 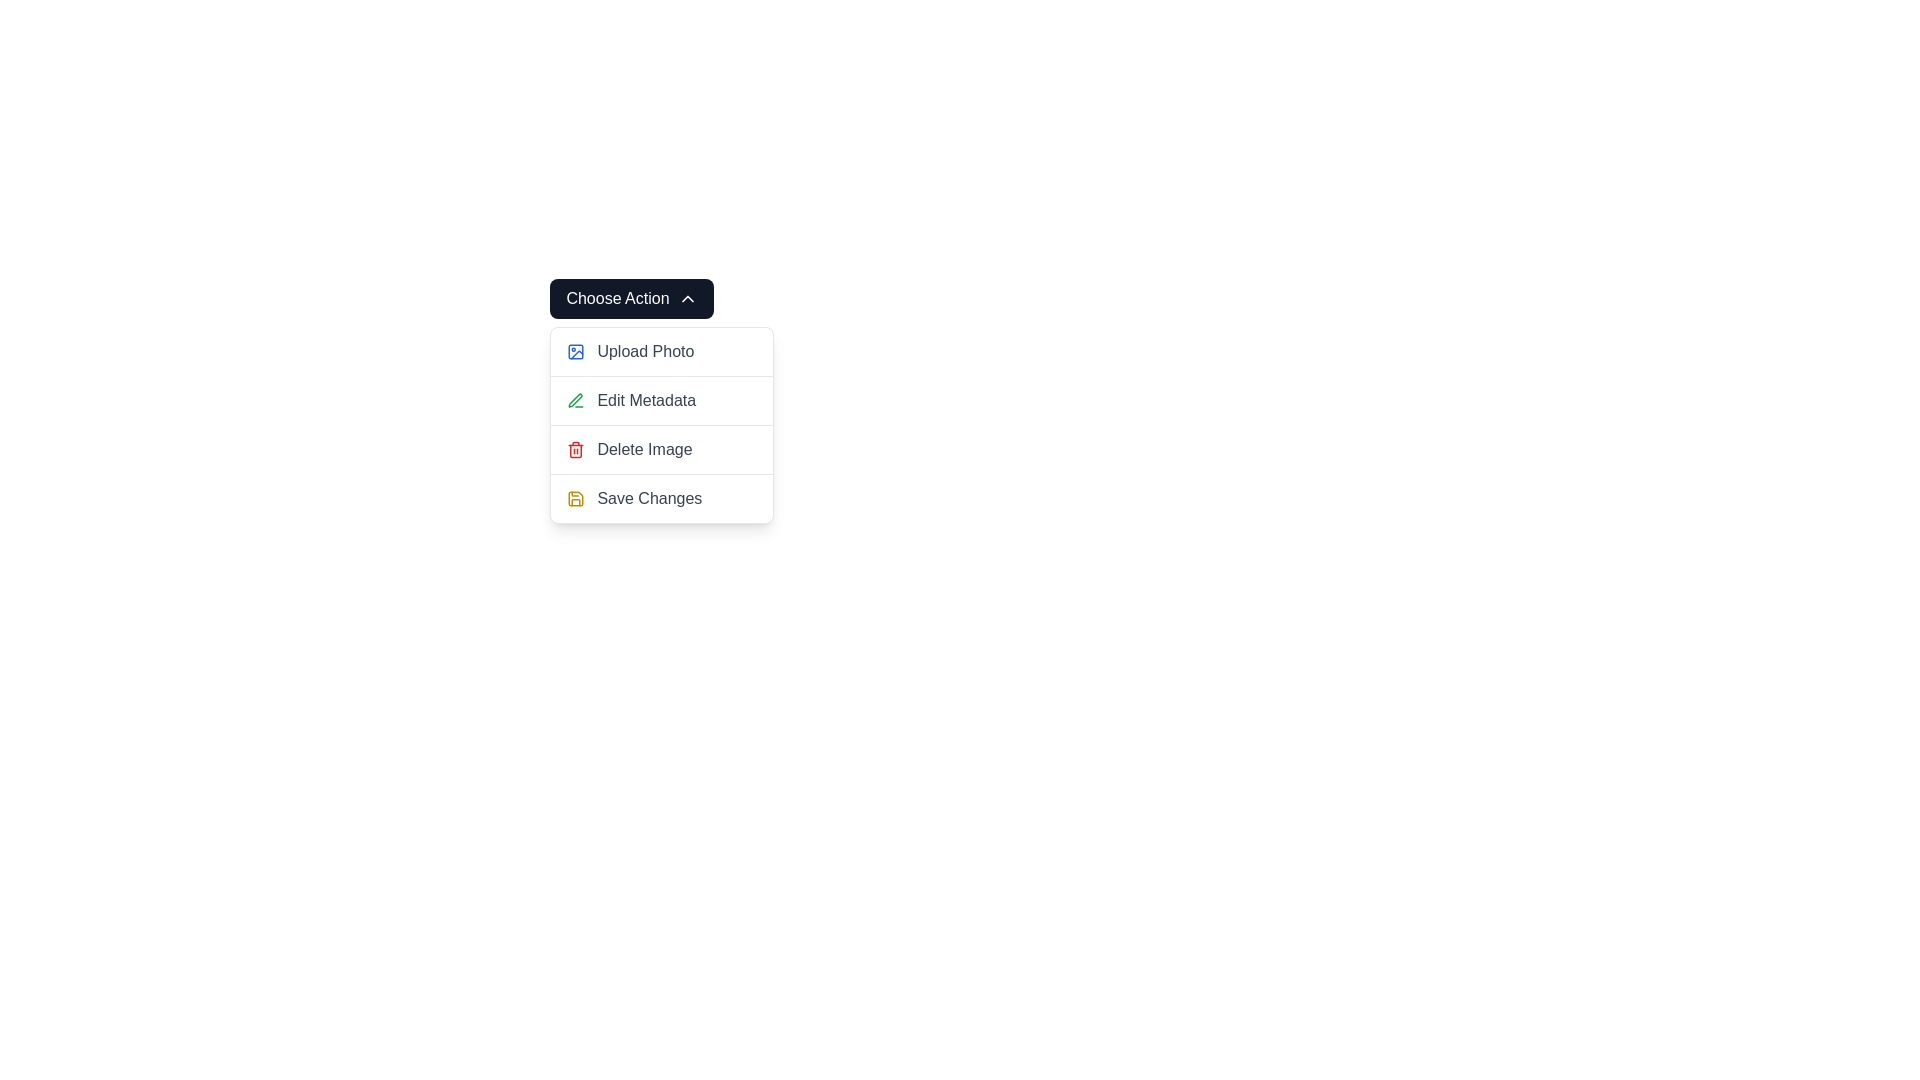 I want to click on the delete icon located to the left of the 'Delete Image' text in the dropdown menu, which is the third option from the top, so click(x=575, y=450).